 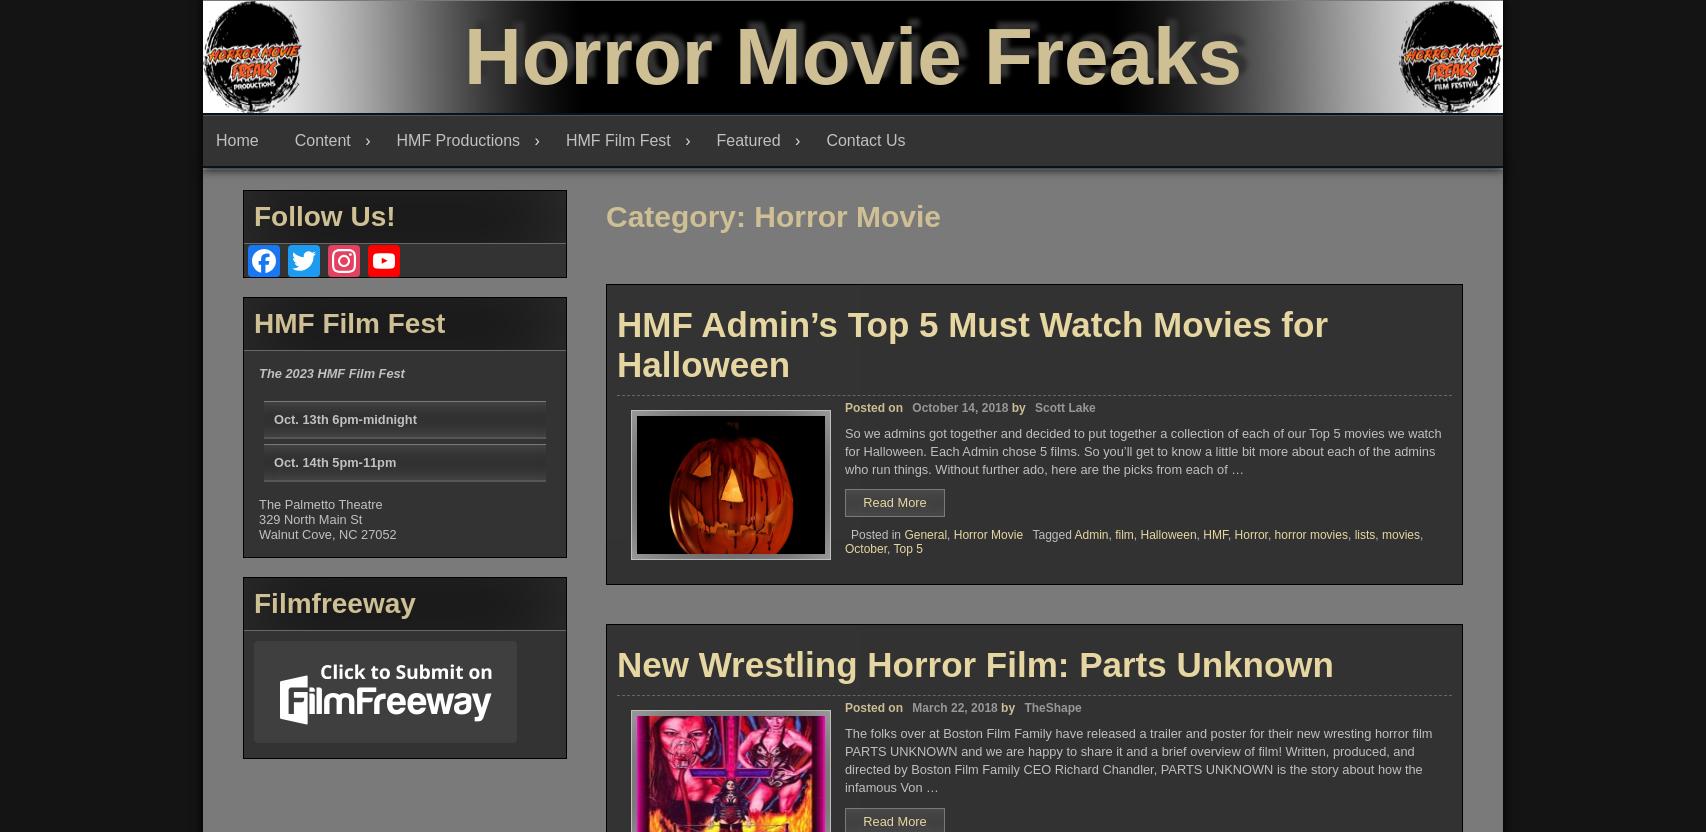 What do you see at coordinates (851, 55) in the screenshot?
I see `'Horror Movie Freaks'` at bounding box center [851, 55].